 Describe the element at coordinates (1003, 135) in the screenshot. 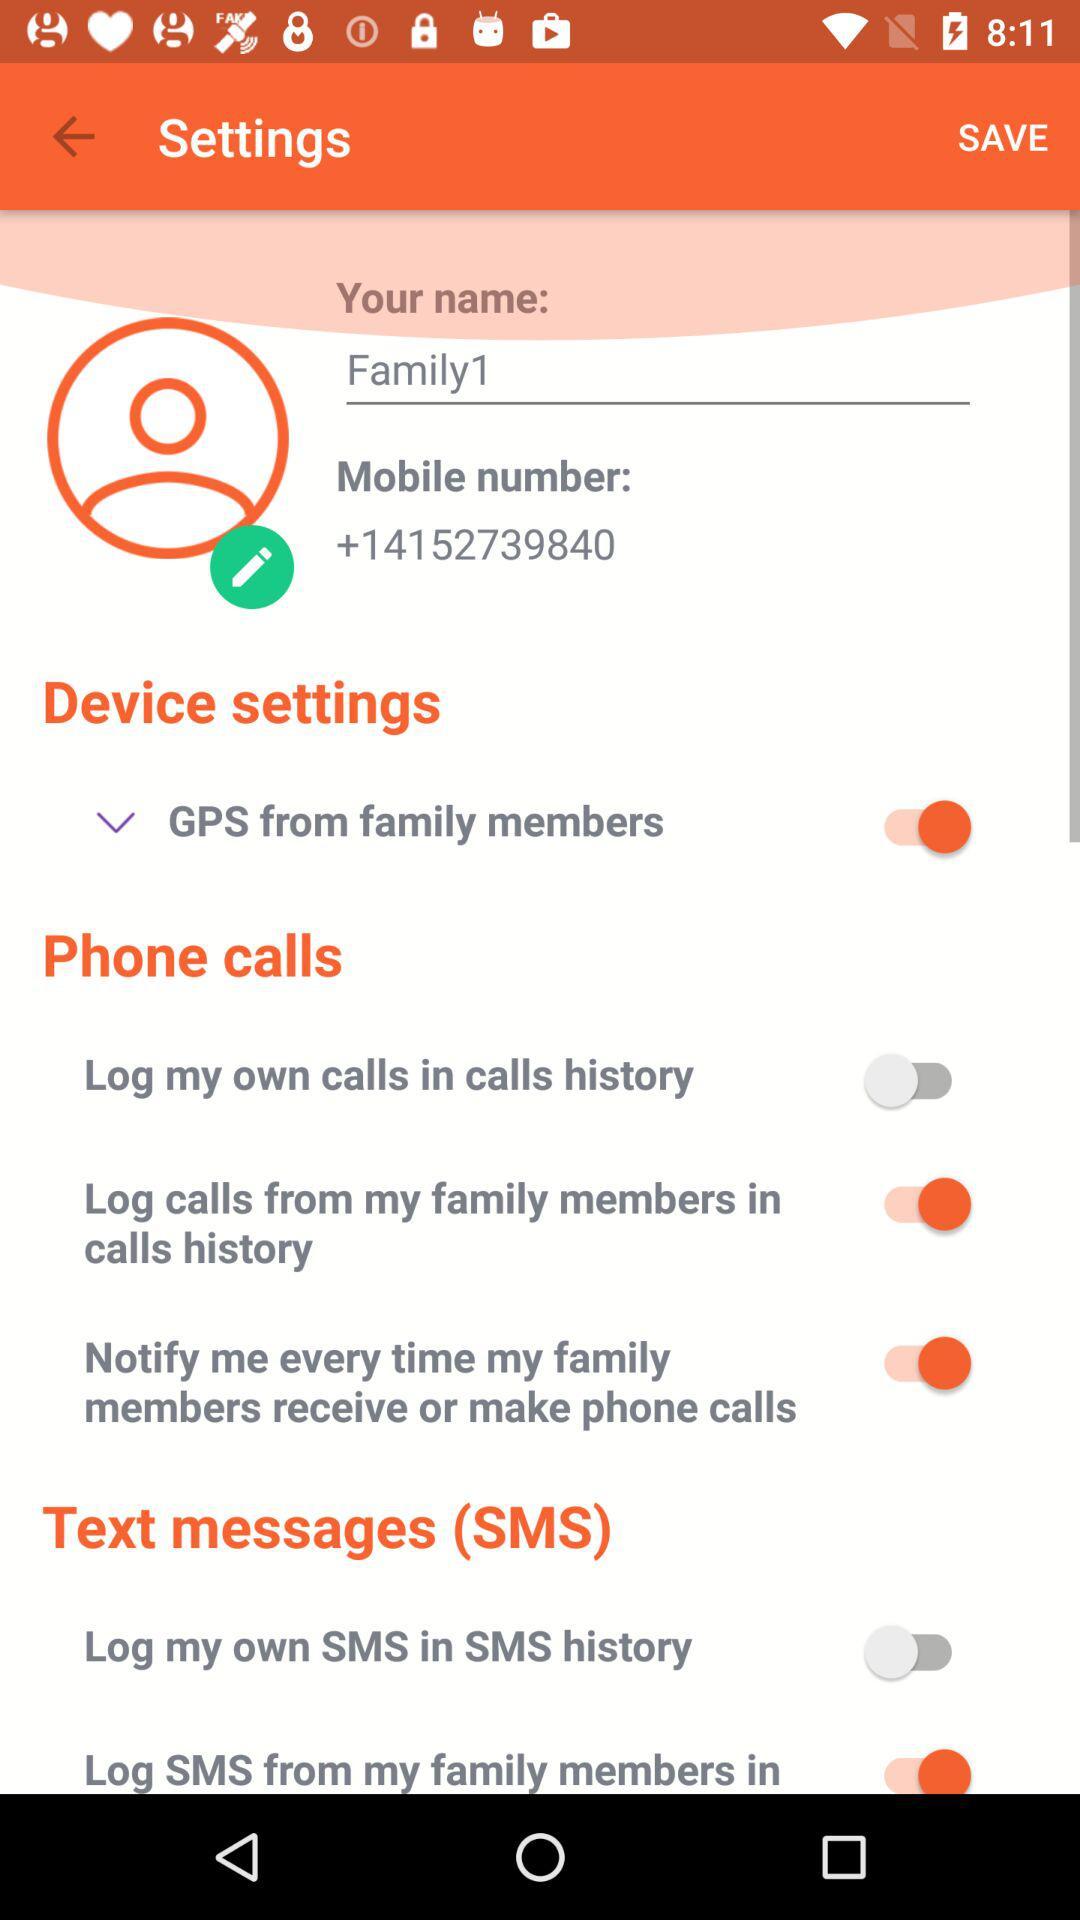

I see `the icon at the top right corner` at that location.